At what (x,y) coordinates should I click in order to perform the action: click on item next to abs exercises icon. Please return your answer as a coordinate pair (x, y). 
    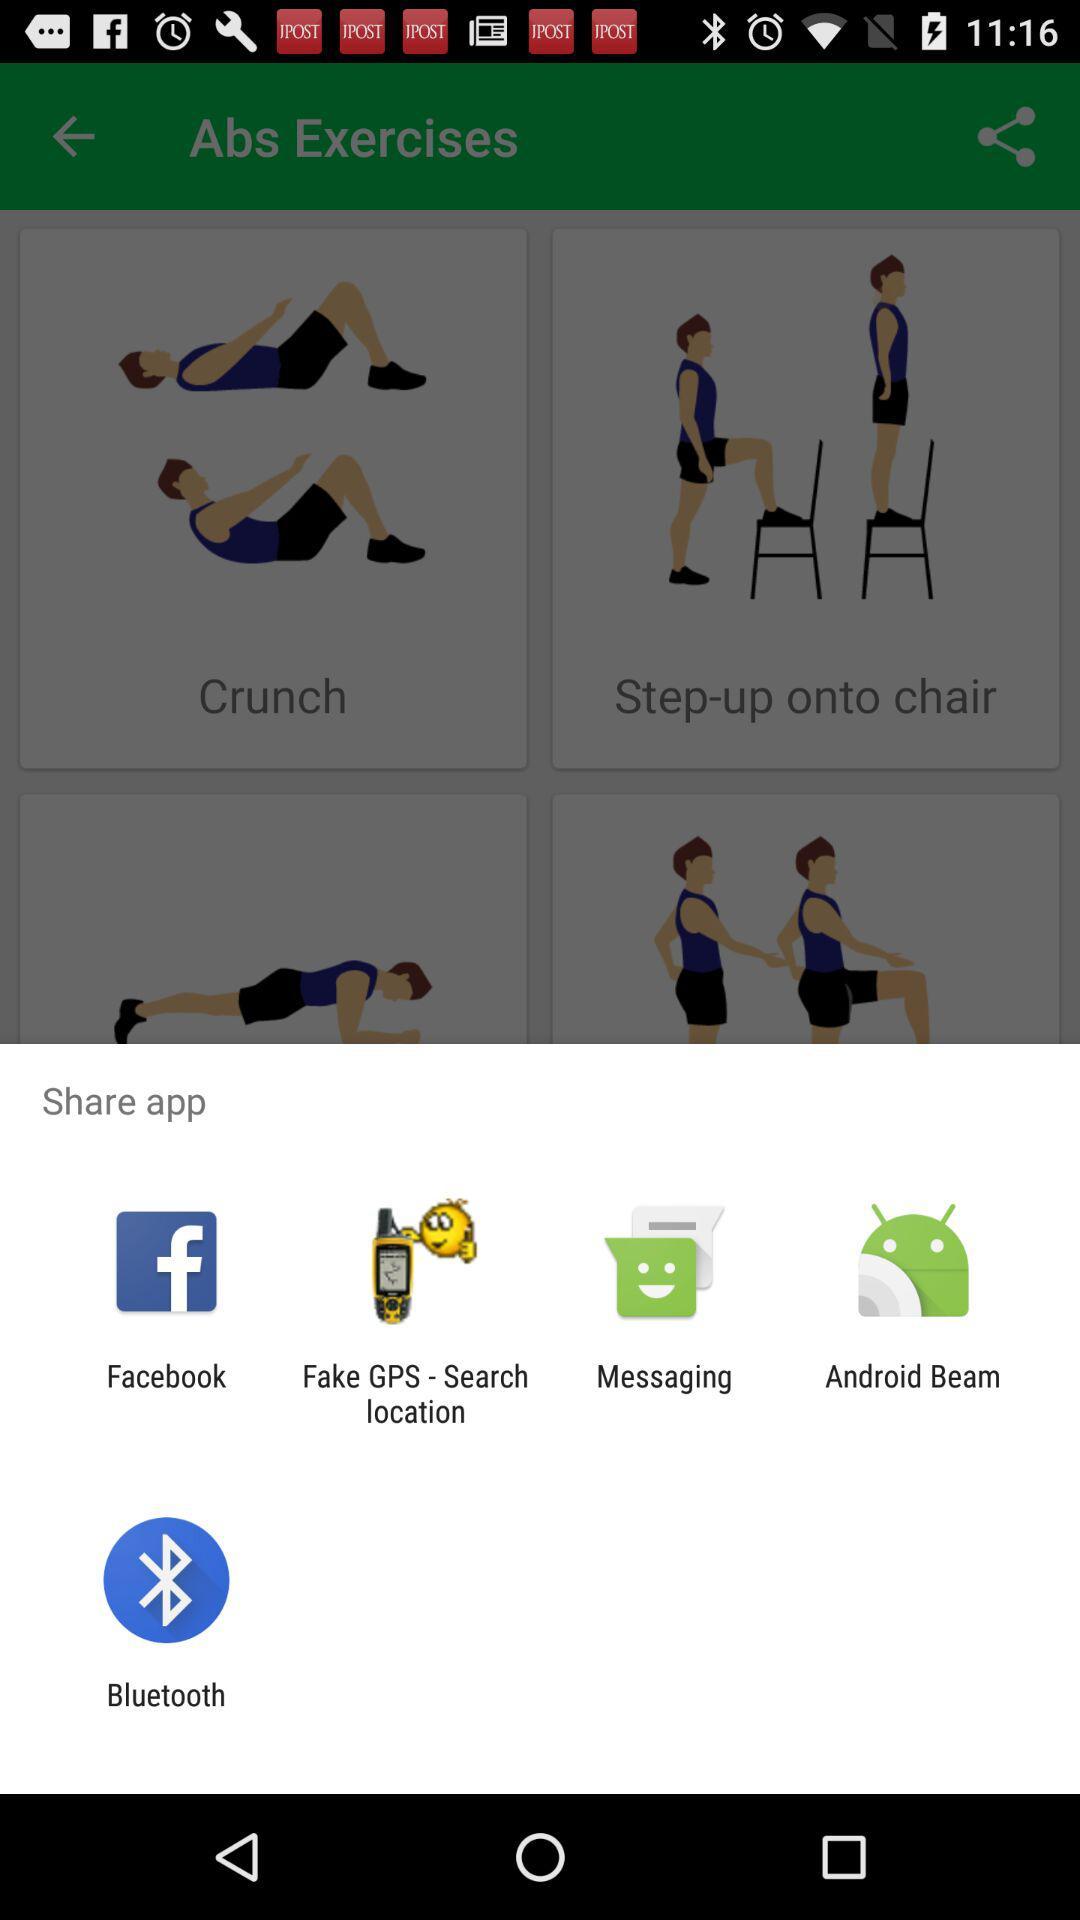
    Looking at the image, I should click on (1006, 135).